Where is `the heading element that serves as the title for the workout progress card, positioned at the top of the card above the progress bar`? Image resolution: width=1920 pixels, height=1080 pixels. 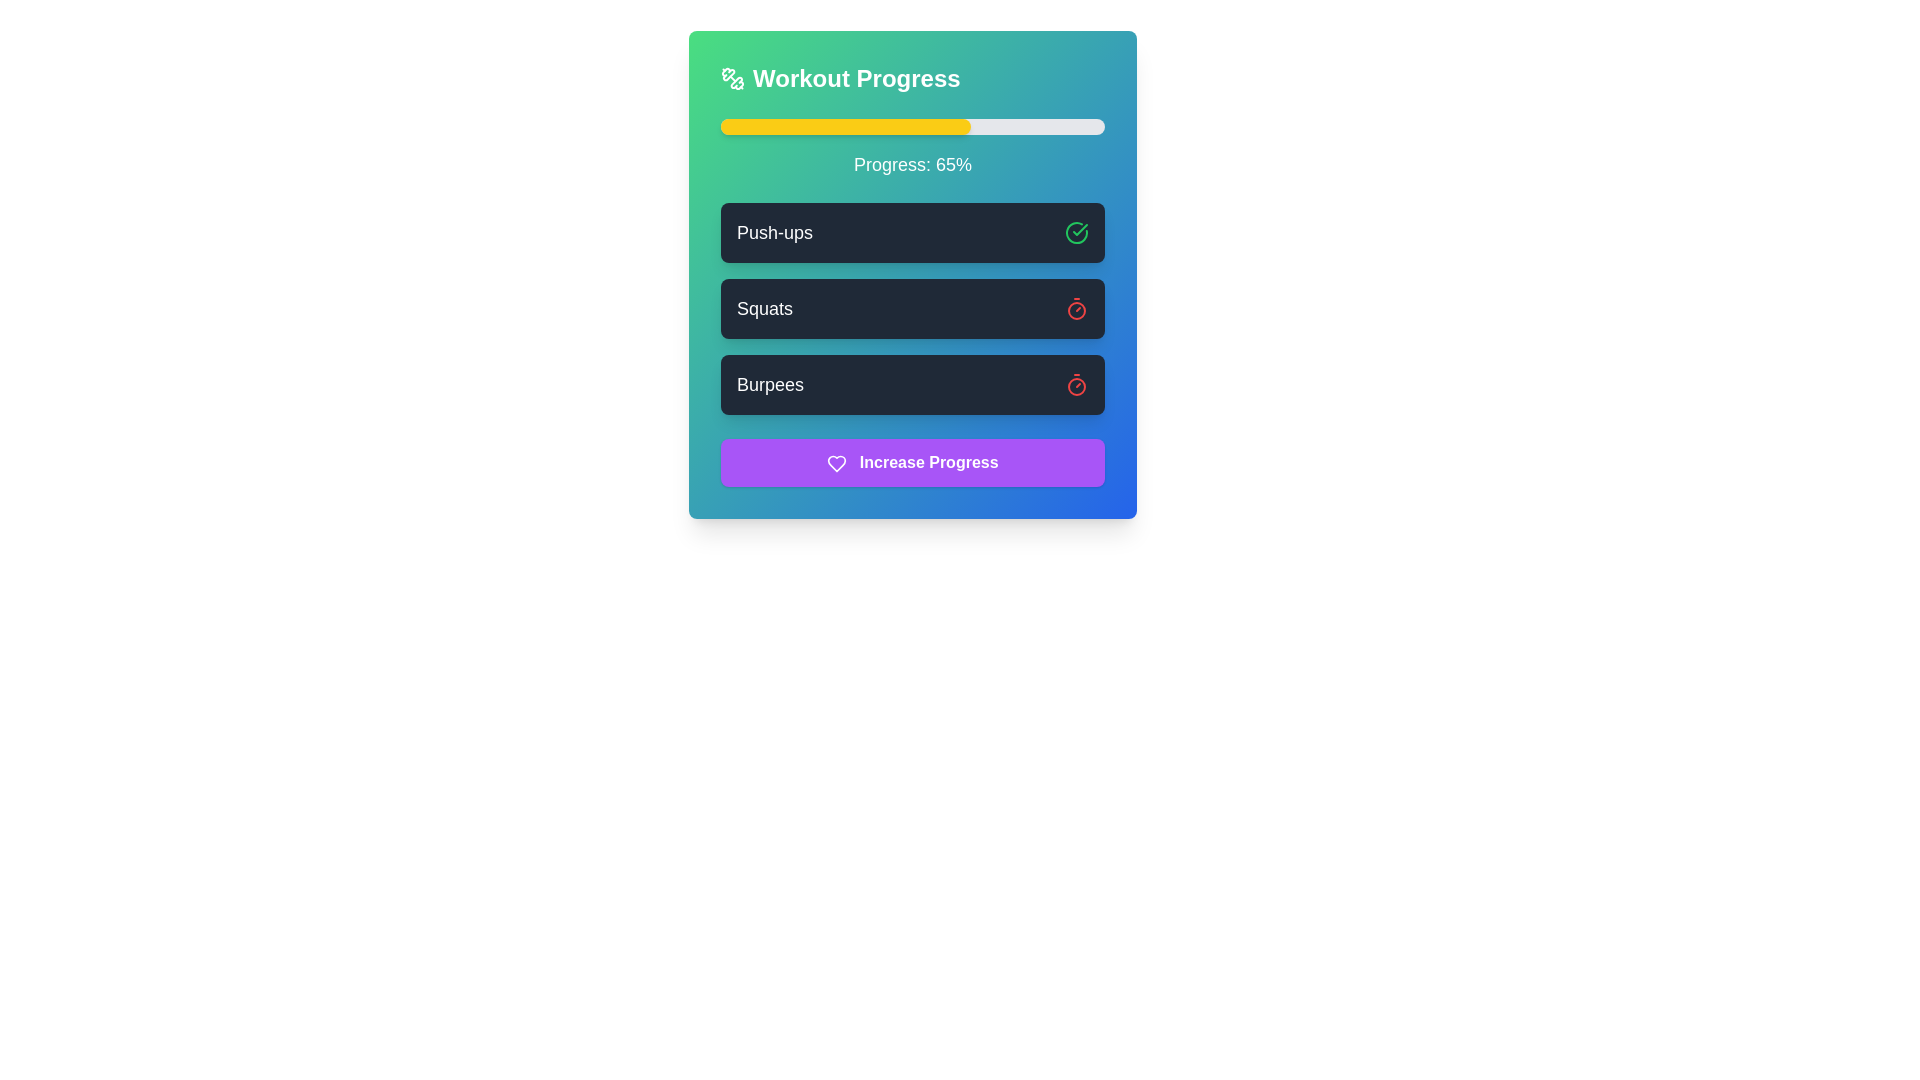 the heading element that serves as the title for the workout progress card, positioned at the top of the card above the progress bar is located at coordinates (911, 77).